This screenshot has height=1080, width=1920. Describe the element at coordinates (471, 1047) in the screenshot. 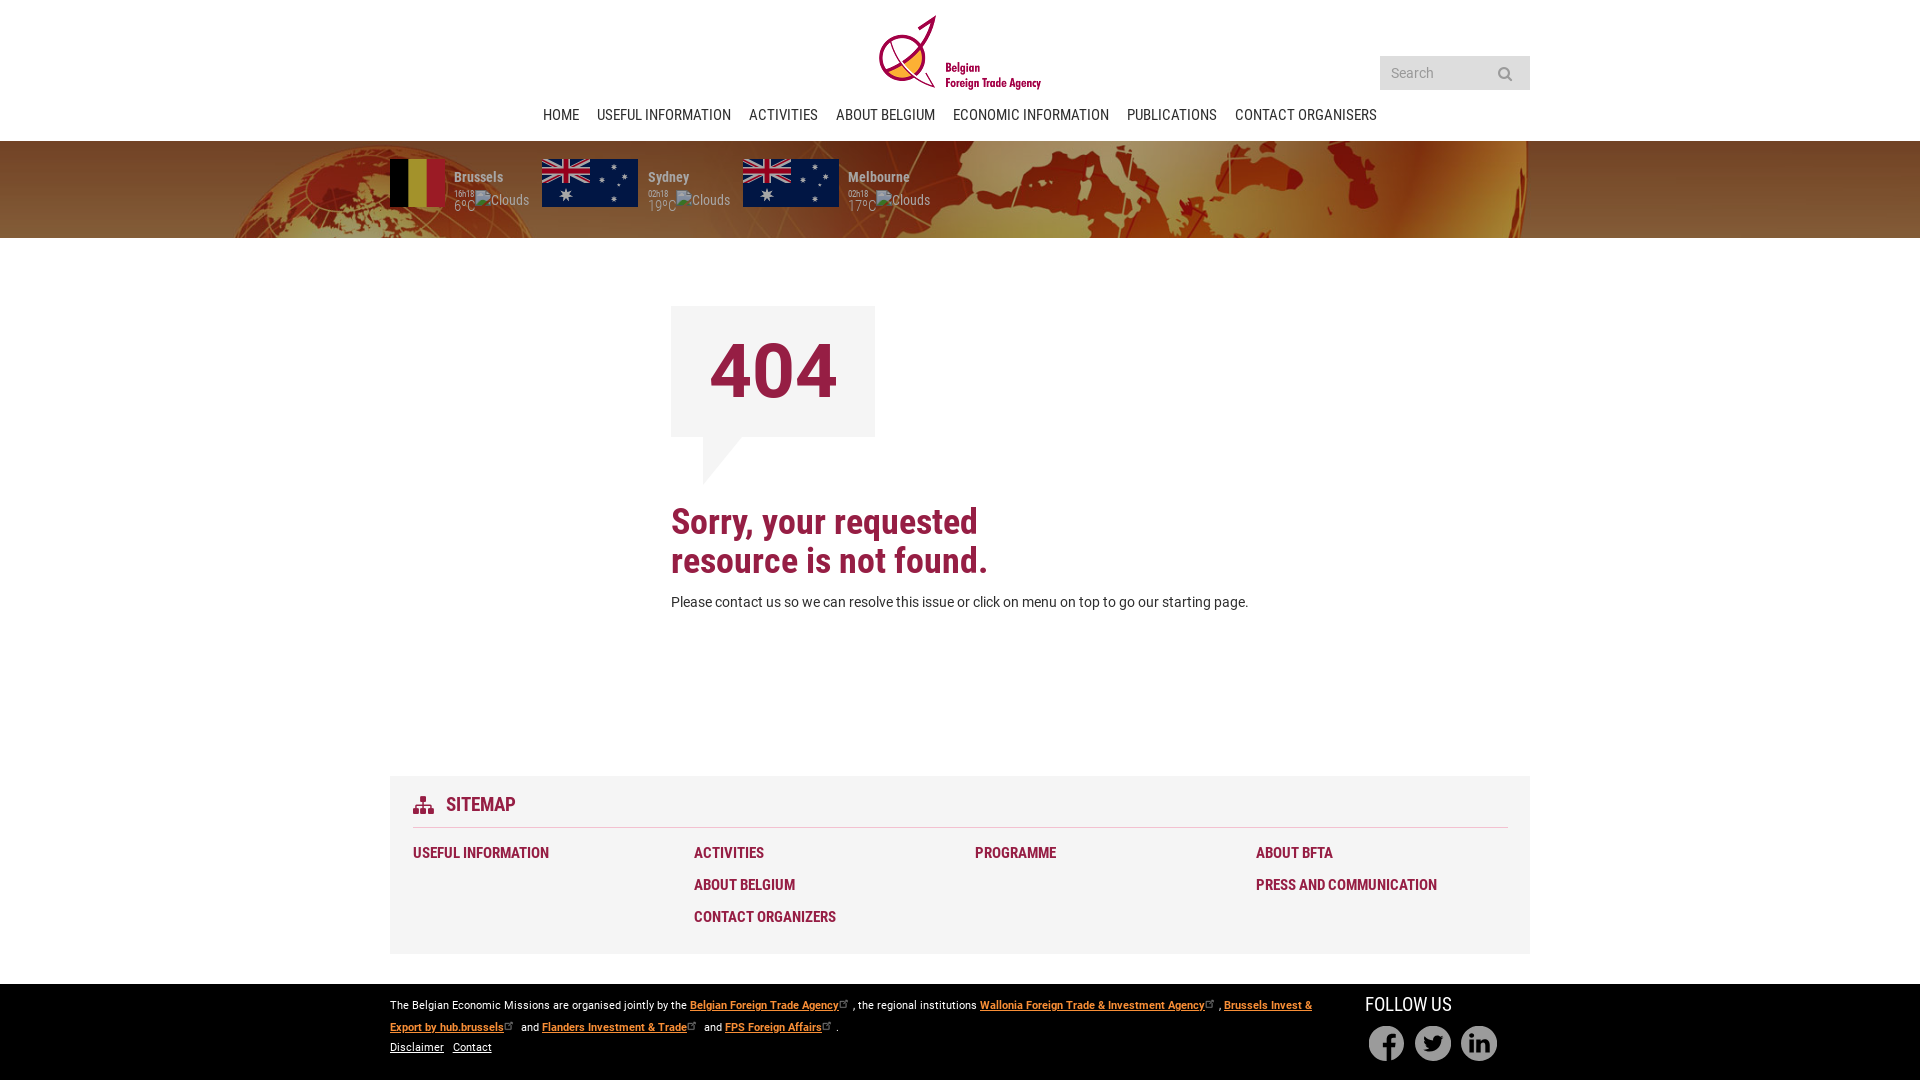

I see `'Contact'` at that location.